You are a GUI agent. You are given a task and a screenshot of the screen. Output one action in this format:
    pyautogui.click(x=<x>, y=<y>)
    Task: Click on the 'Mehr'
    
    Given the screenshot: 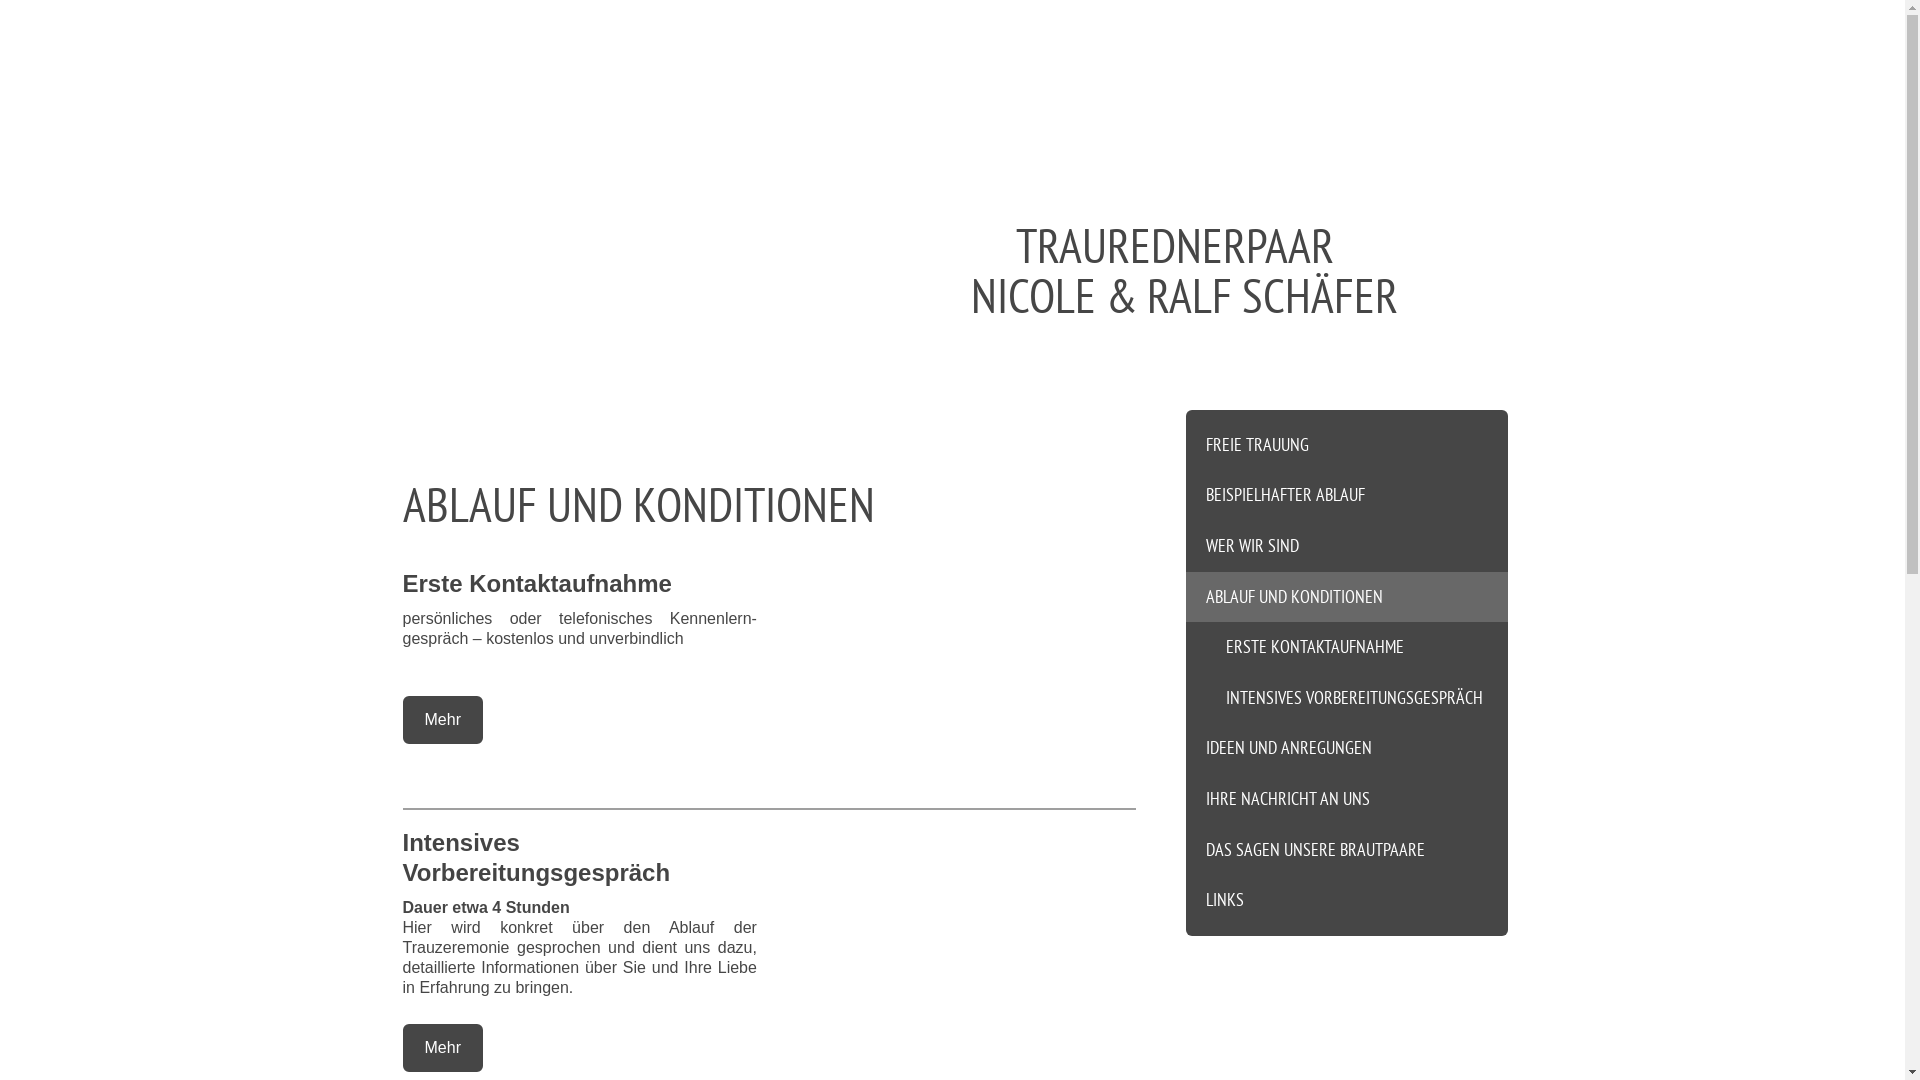 What is the action you would take?
    pyautogui.click(x=440, y=720)
    